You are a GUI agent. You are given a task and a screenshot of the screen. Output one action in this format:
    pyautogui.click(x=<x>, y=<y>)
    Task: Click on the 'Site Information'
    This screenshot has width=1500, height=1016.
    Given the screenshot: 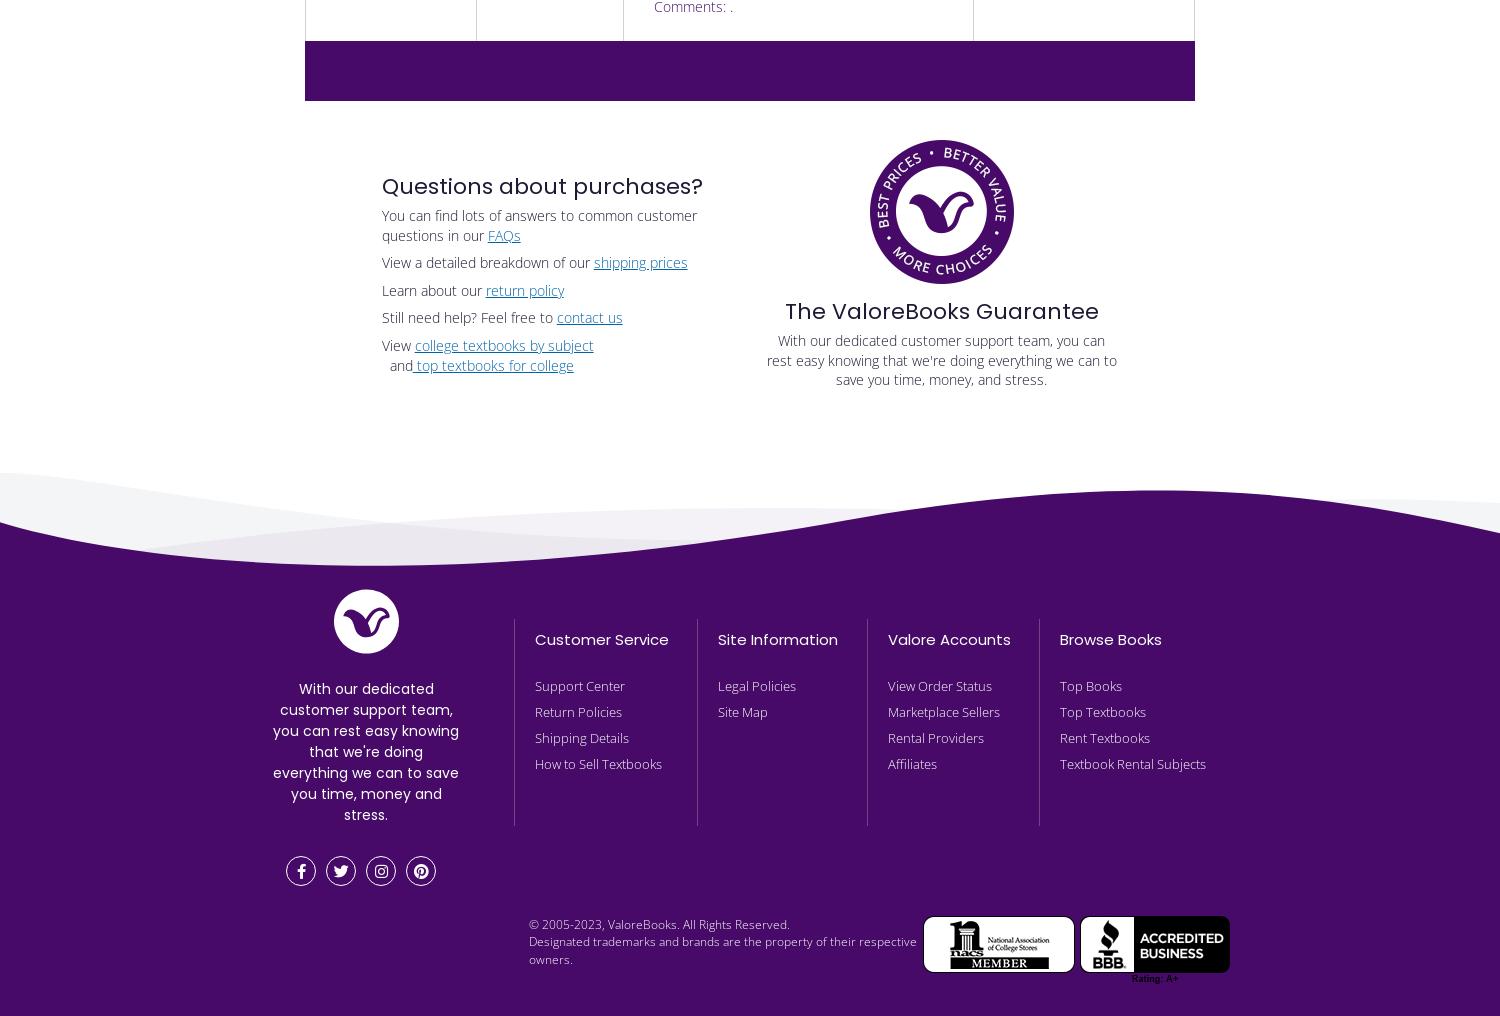 What is the action you would take?
    pyautogui.click(x=778, y=637)
    